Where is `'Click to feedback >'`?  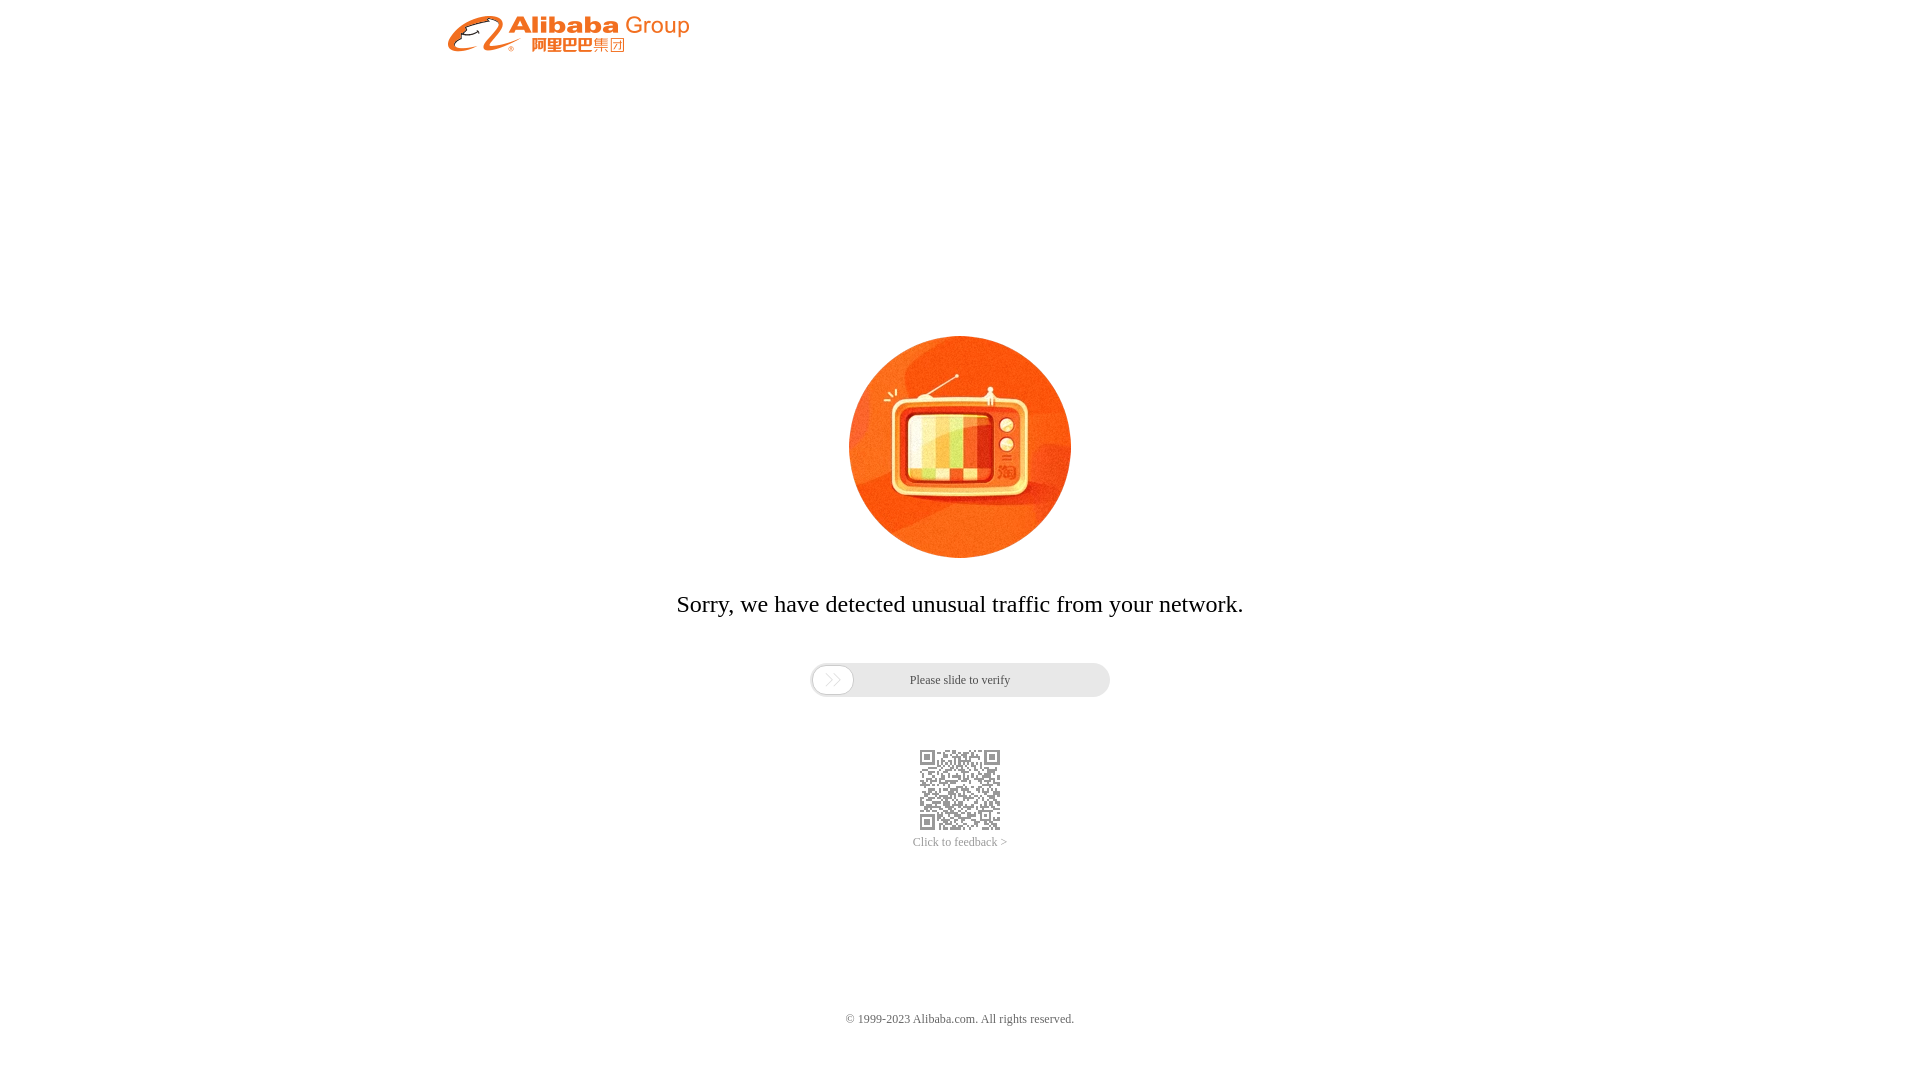
'Click to feedback >' is located at coordinates (960, 842).